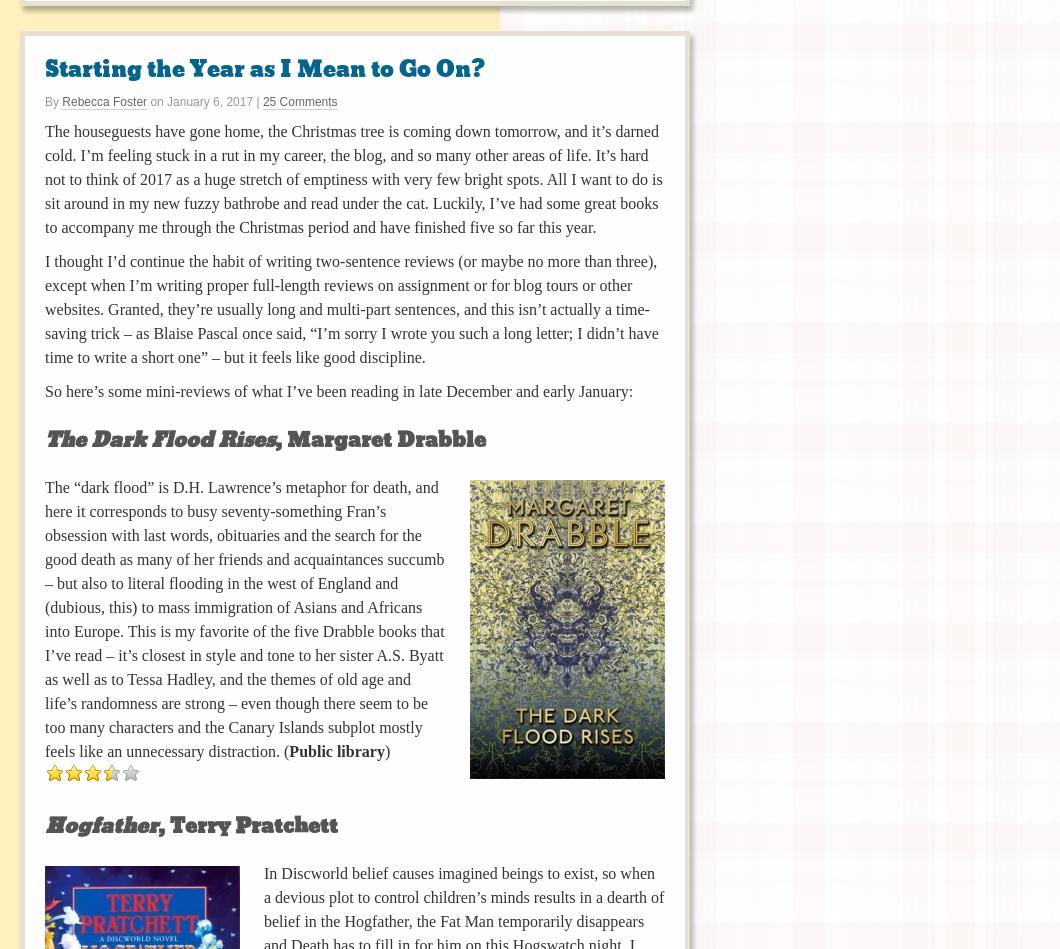 This screenshot has width=1060, height=949. I want to click on 'So here’s some mini-reviews of what I’ve been reading in late December and early January:', so click(338, 390).